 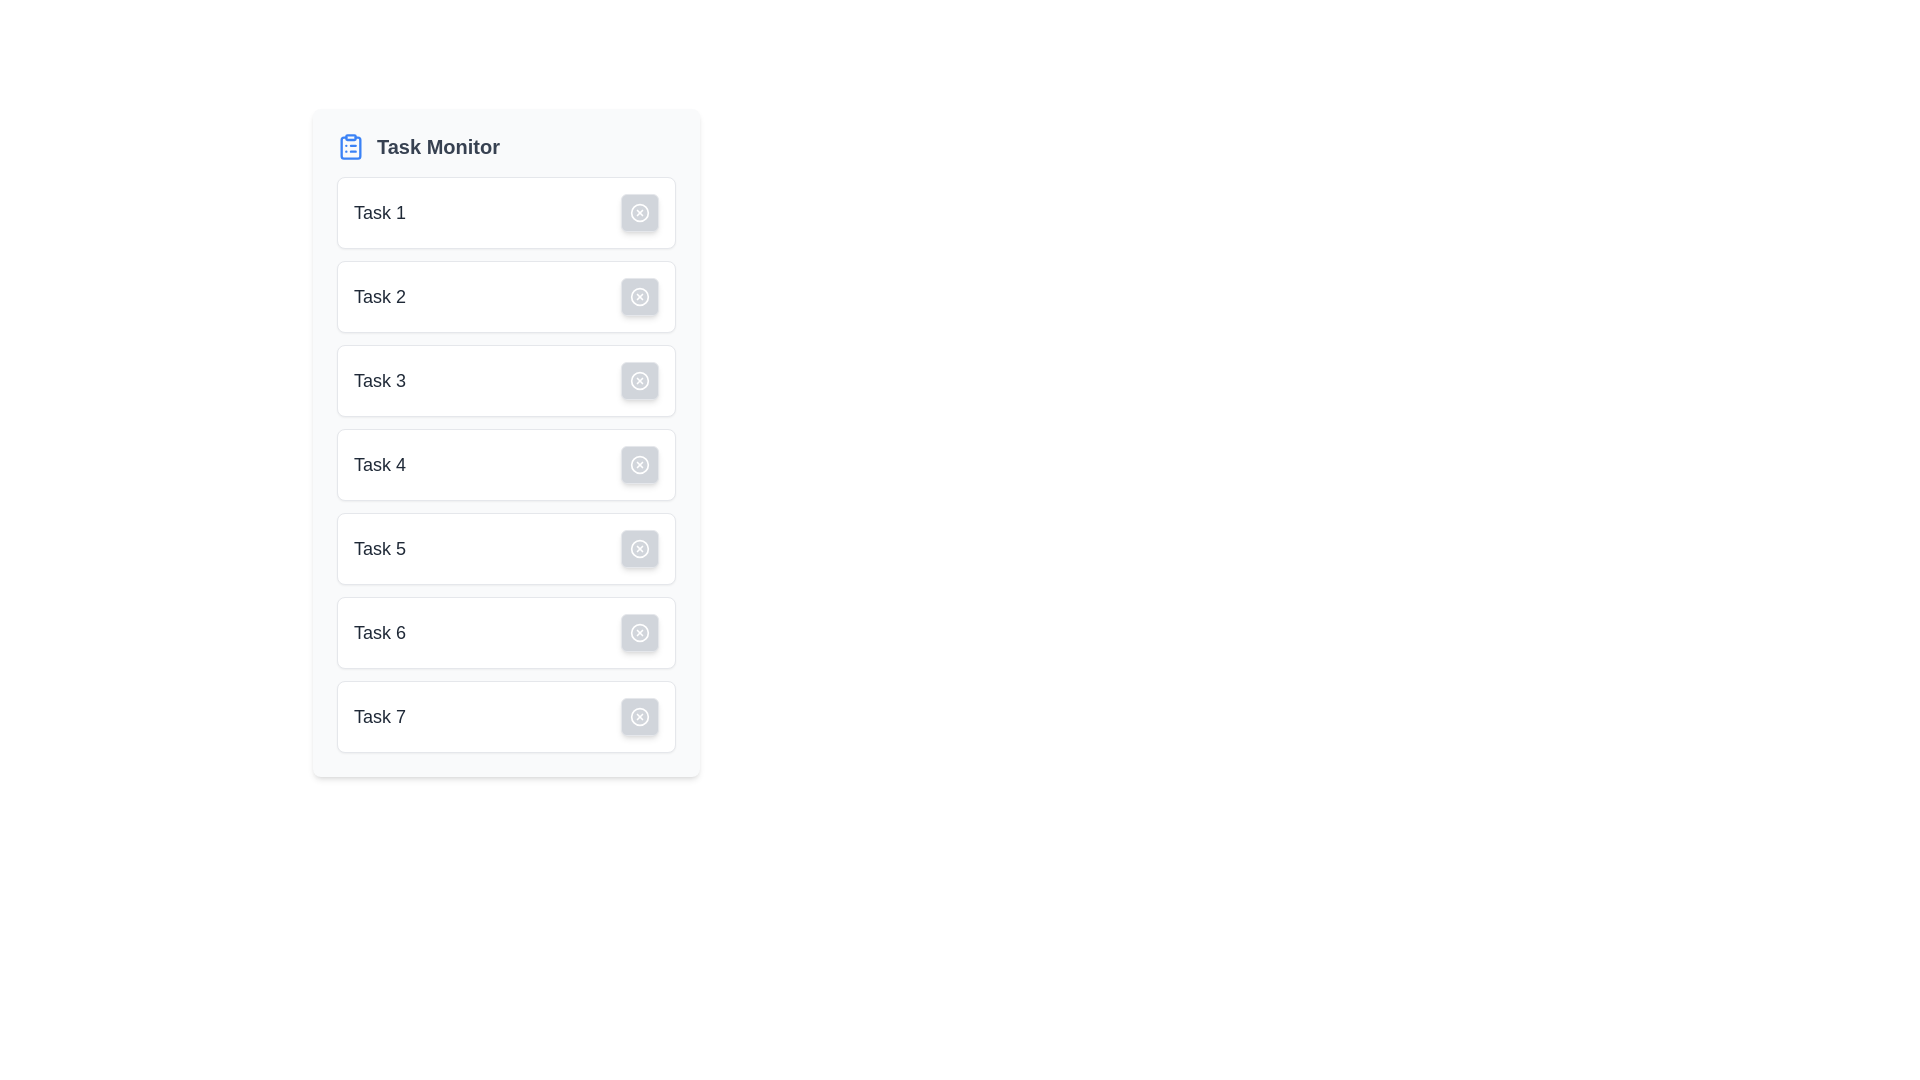 What do you see at coordinates (506, 716) in the screenshot?
I see `and drop the task item labeled 'Task 7'` at bounding box center [506, 716].